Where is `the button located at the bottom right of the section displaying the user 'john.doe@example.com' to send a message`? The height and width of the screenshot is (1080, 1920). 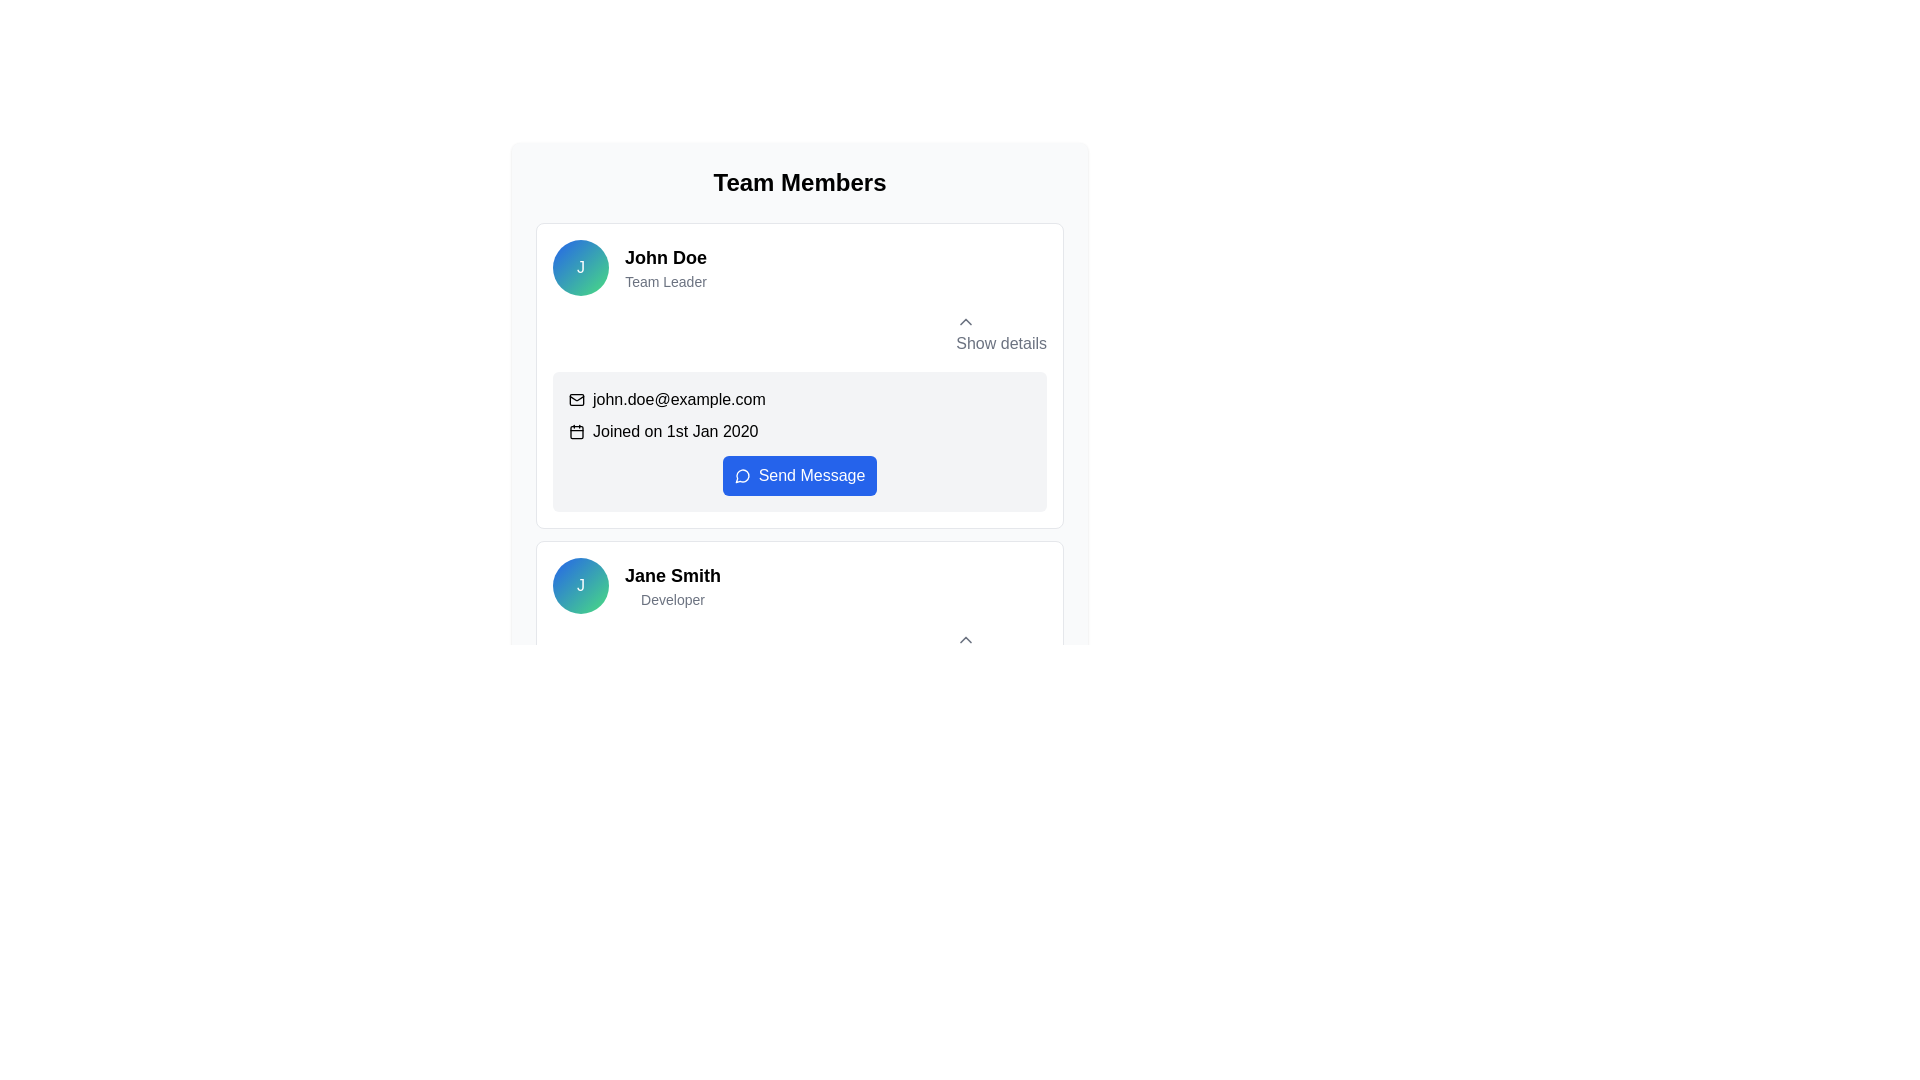
the button located at the bottom right of the section displaying the user 'john.doe@example.com' to send a message is located at coordinates (800, 475).